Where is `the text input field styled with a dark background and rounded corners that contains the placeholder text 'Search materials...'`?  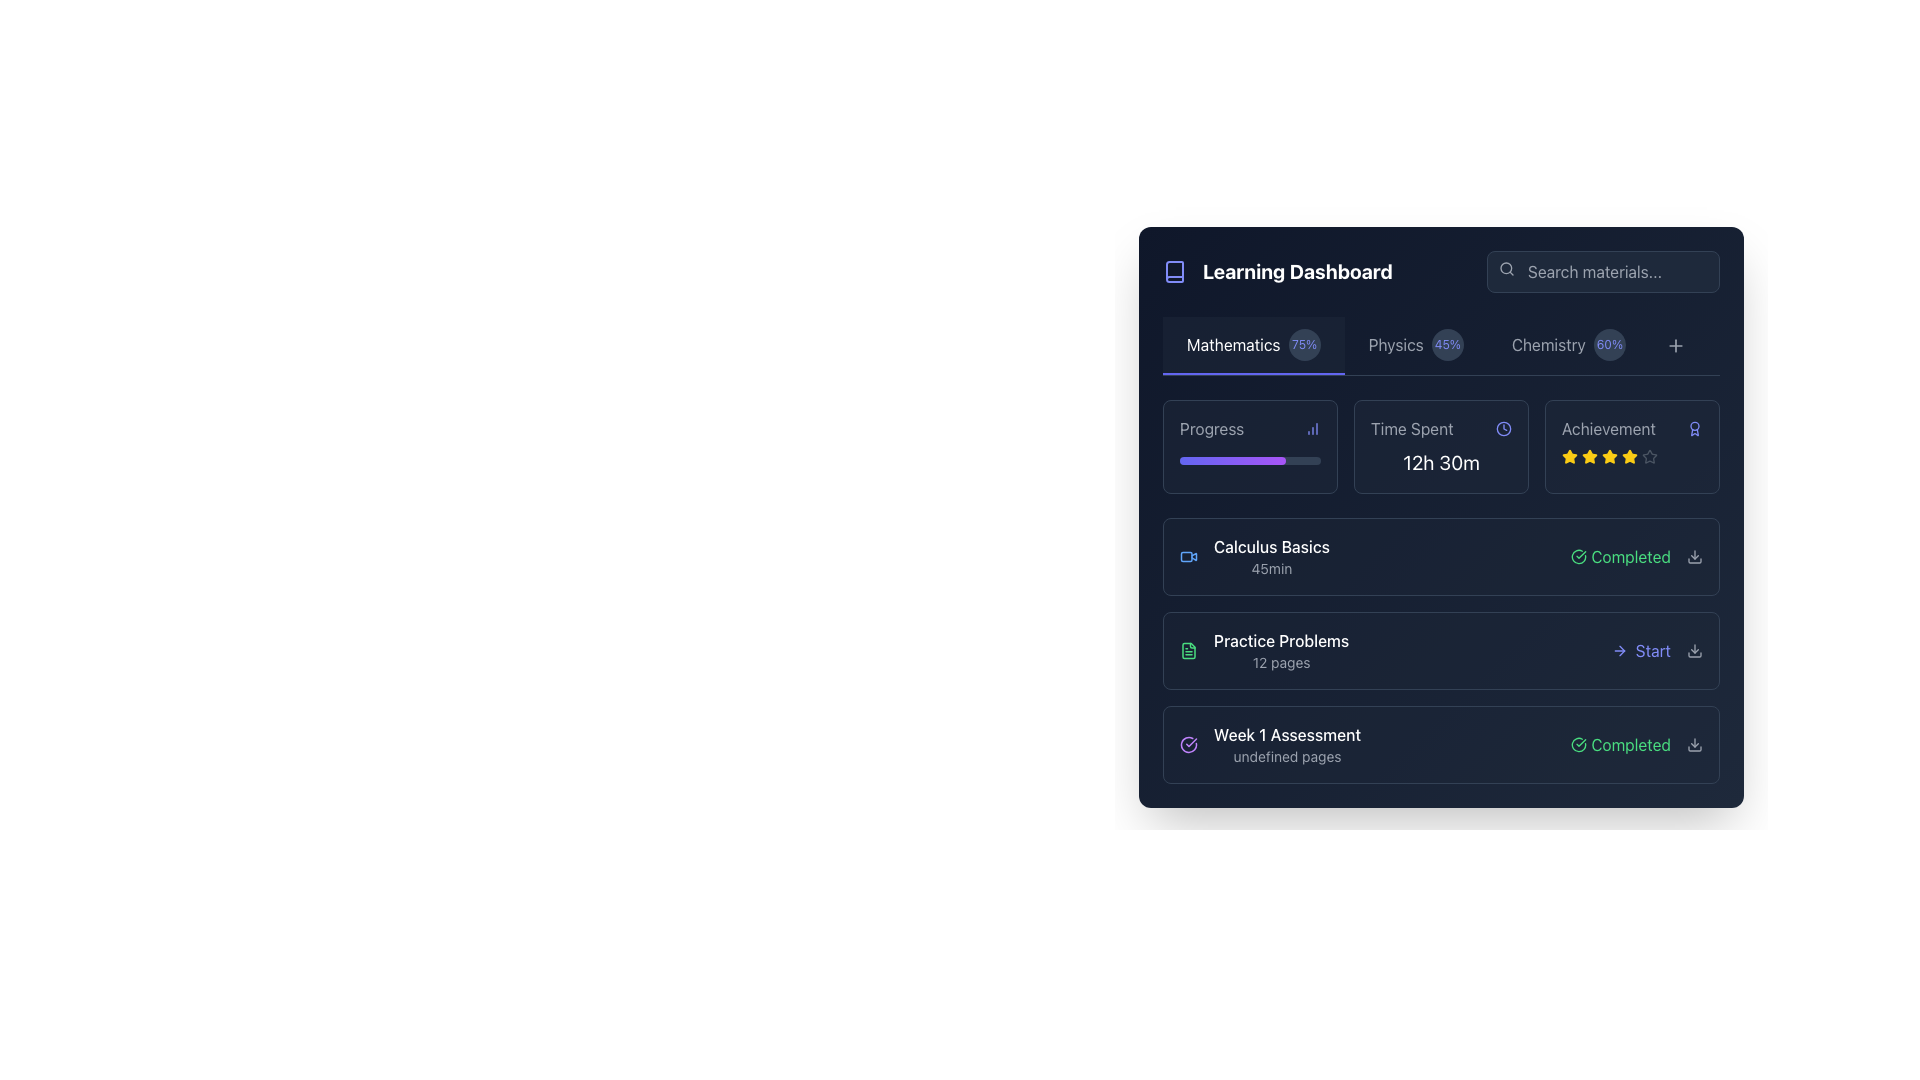 the text input field styled with a dark background and rounded corners that contains the placeholder text 'Search materials...' is located at coordinates (1603, 272).